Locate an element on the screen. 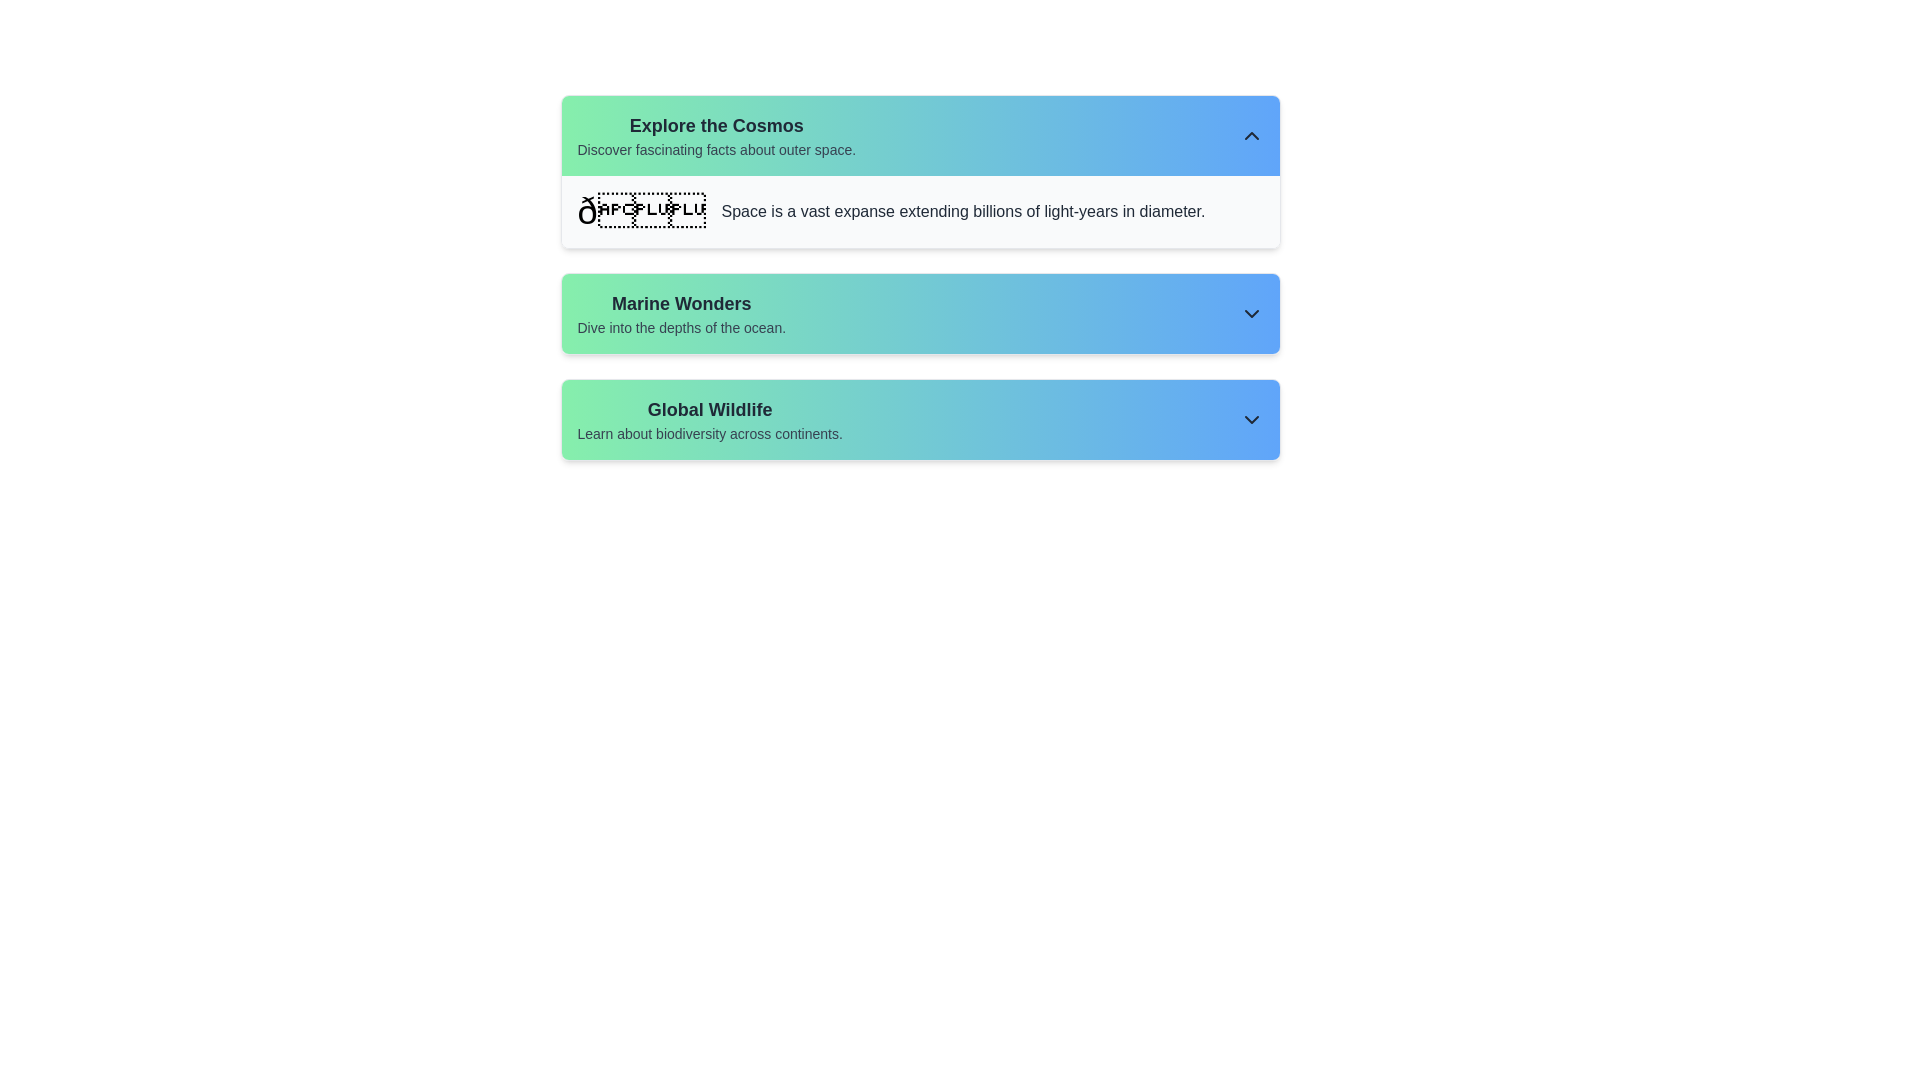  the Text label that serves as the title or heading for the section, positioned above the descriptive text 'Learn about biodiversity across continents.' is located at coordinates (710, 408).